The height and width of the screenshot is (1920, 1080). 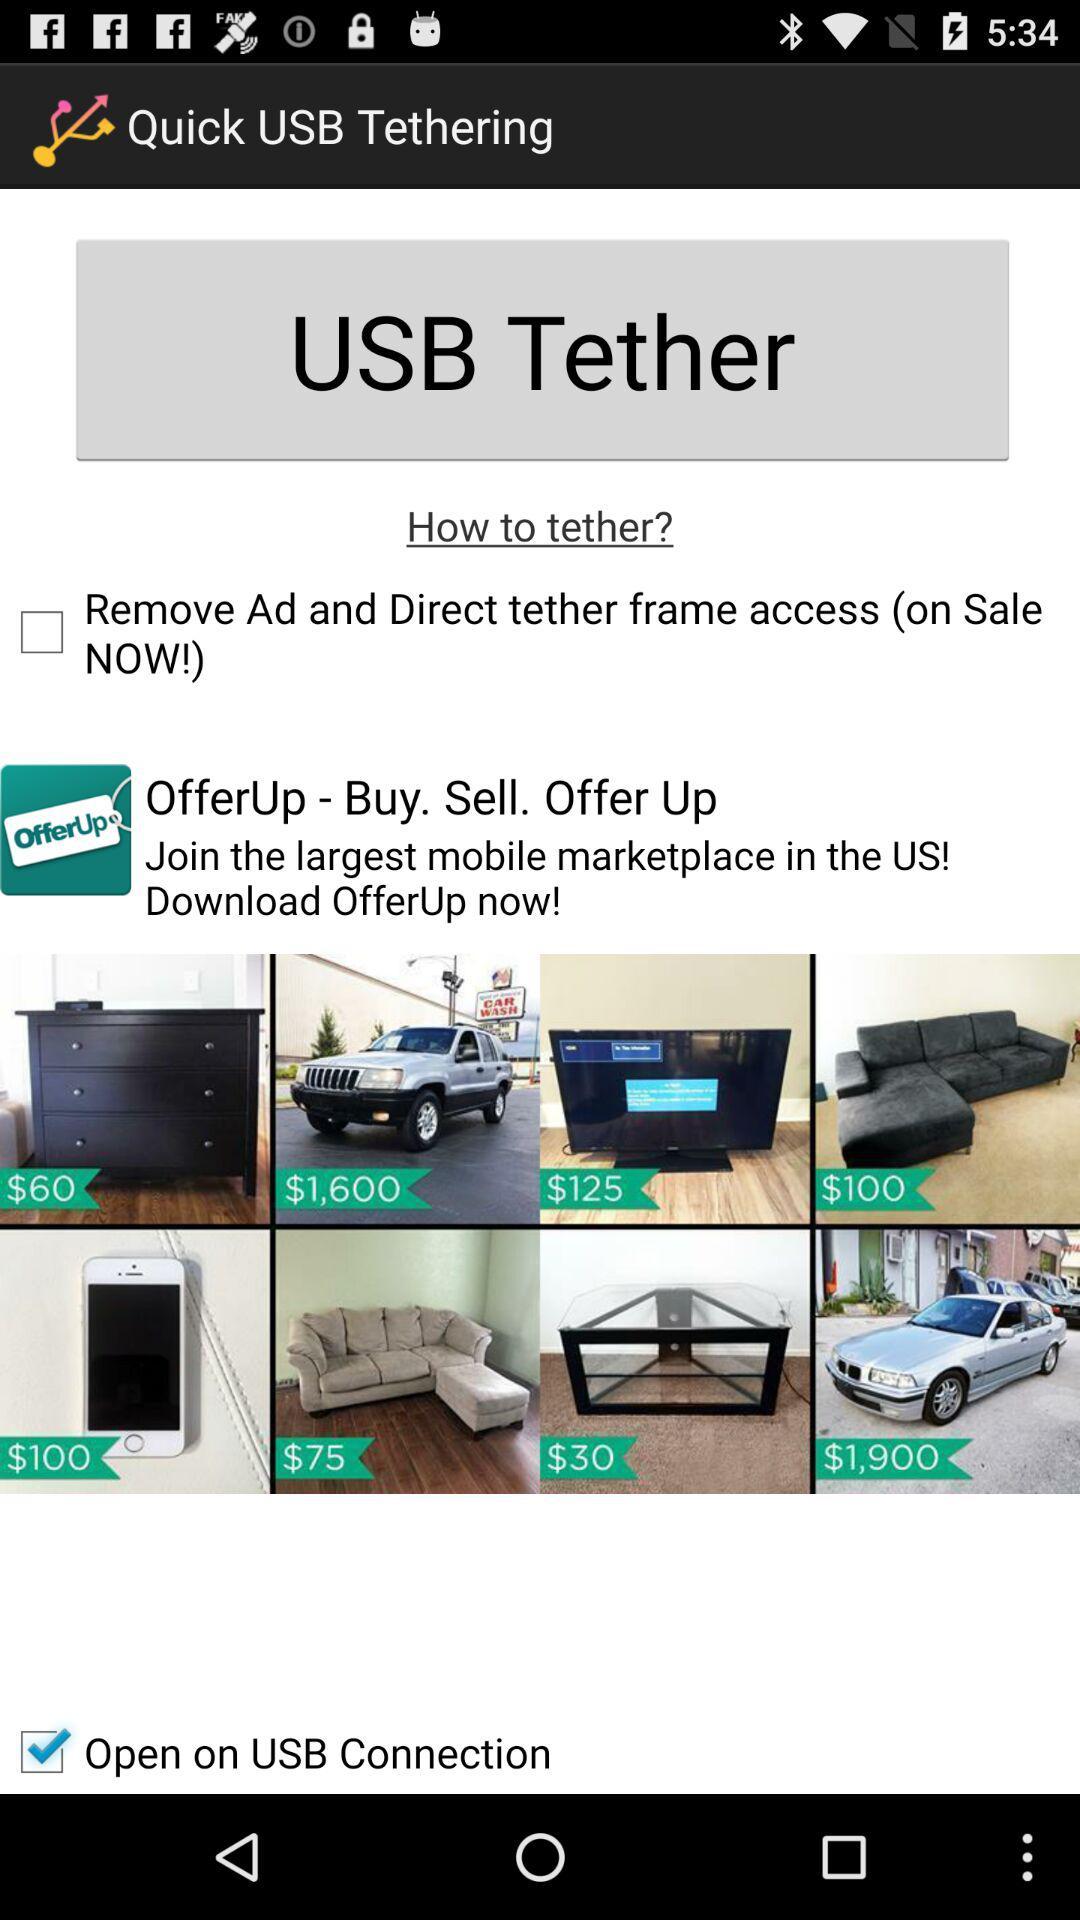 I want to click on the app to the left of offerup buy sell item, so click(x=64, y=829).